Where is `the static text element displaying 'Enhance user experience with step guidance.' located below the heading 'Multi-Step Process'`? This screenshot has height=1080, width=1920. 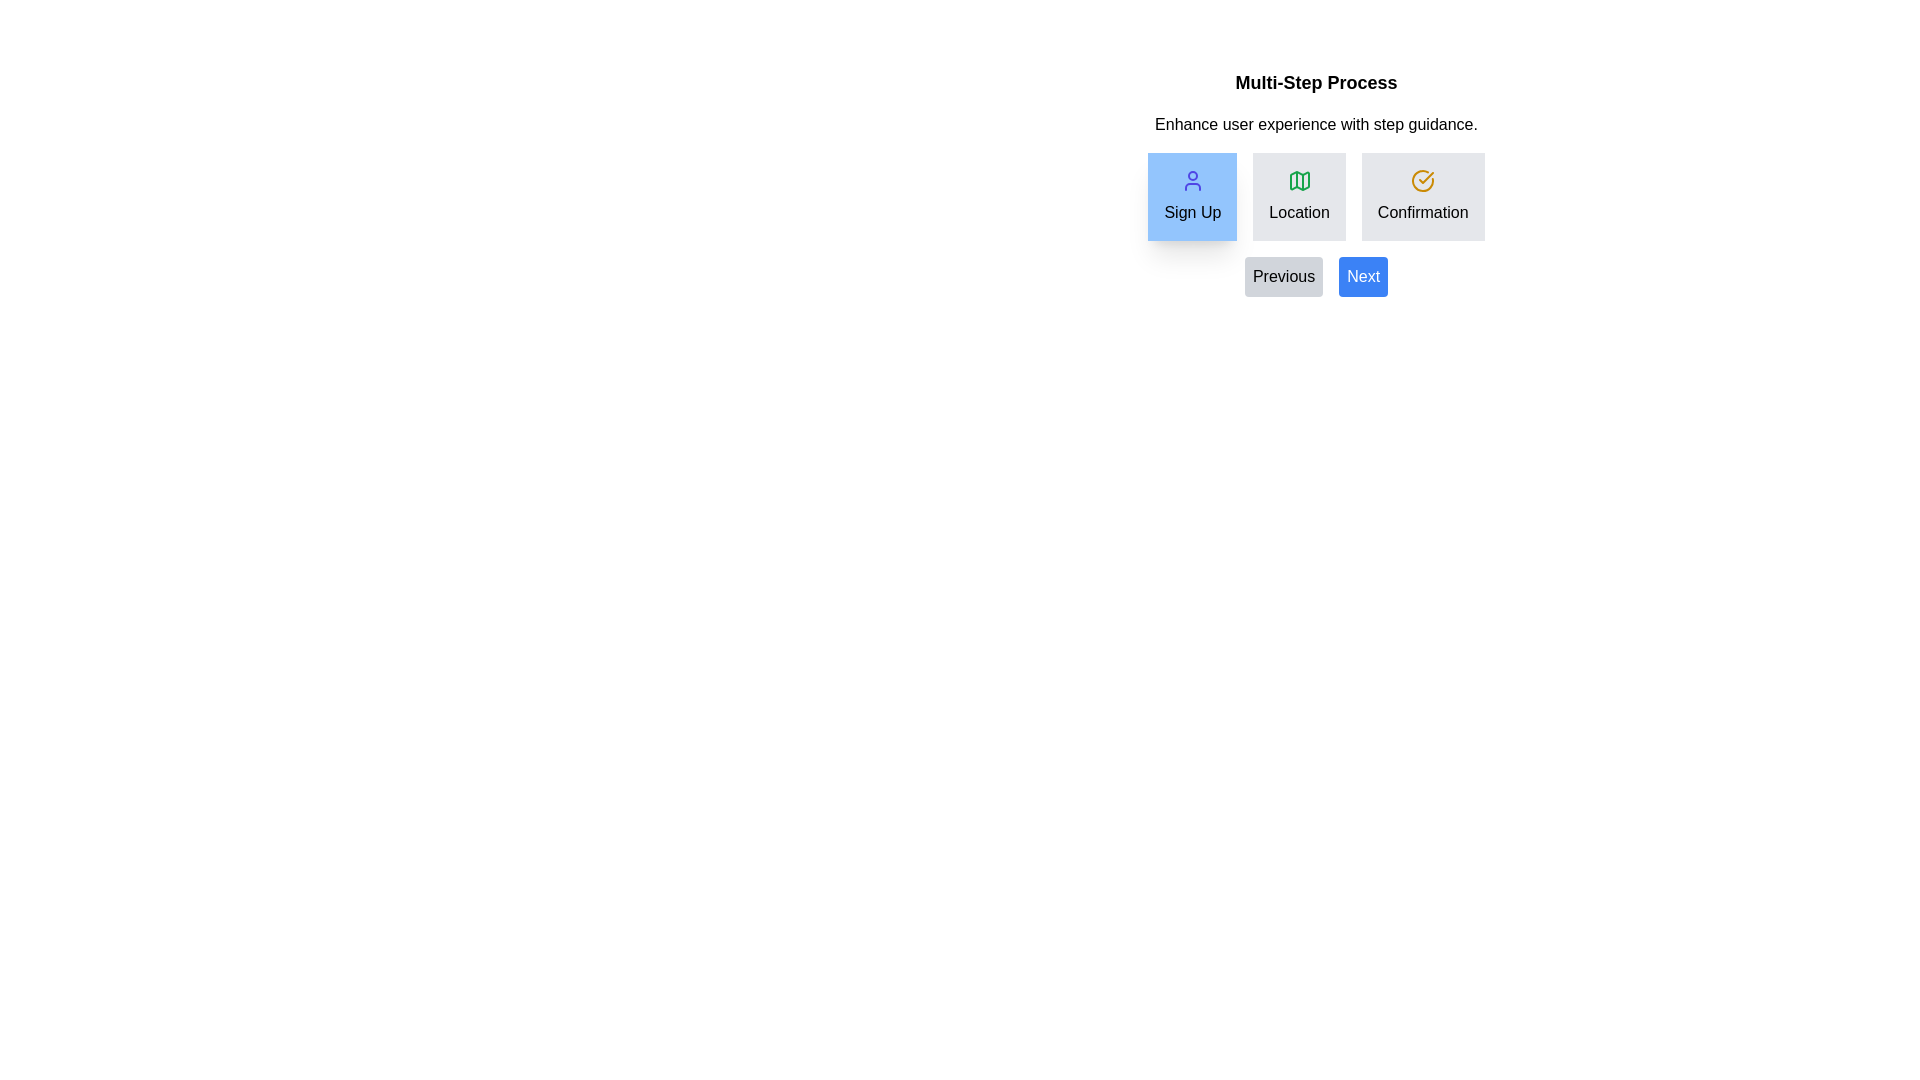 the static text element displaying 'Enhance user experience with step guidance.' located below the heading 'Multi-Step Process' is located at coordinates (1316, 124).